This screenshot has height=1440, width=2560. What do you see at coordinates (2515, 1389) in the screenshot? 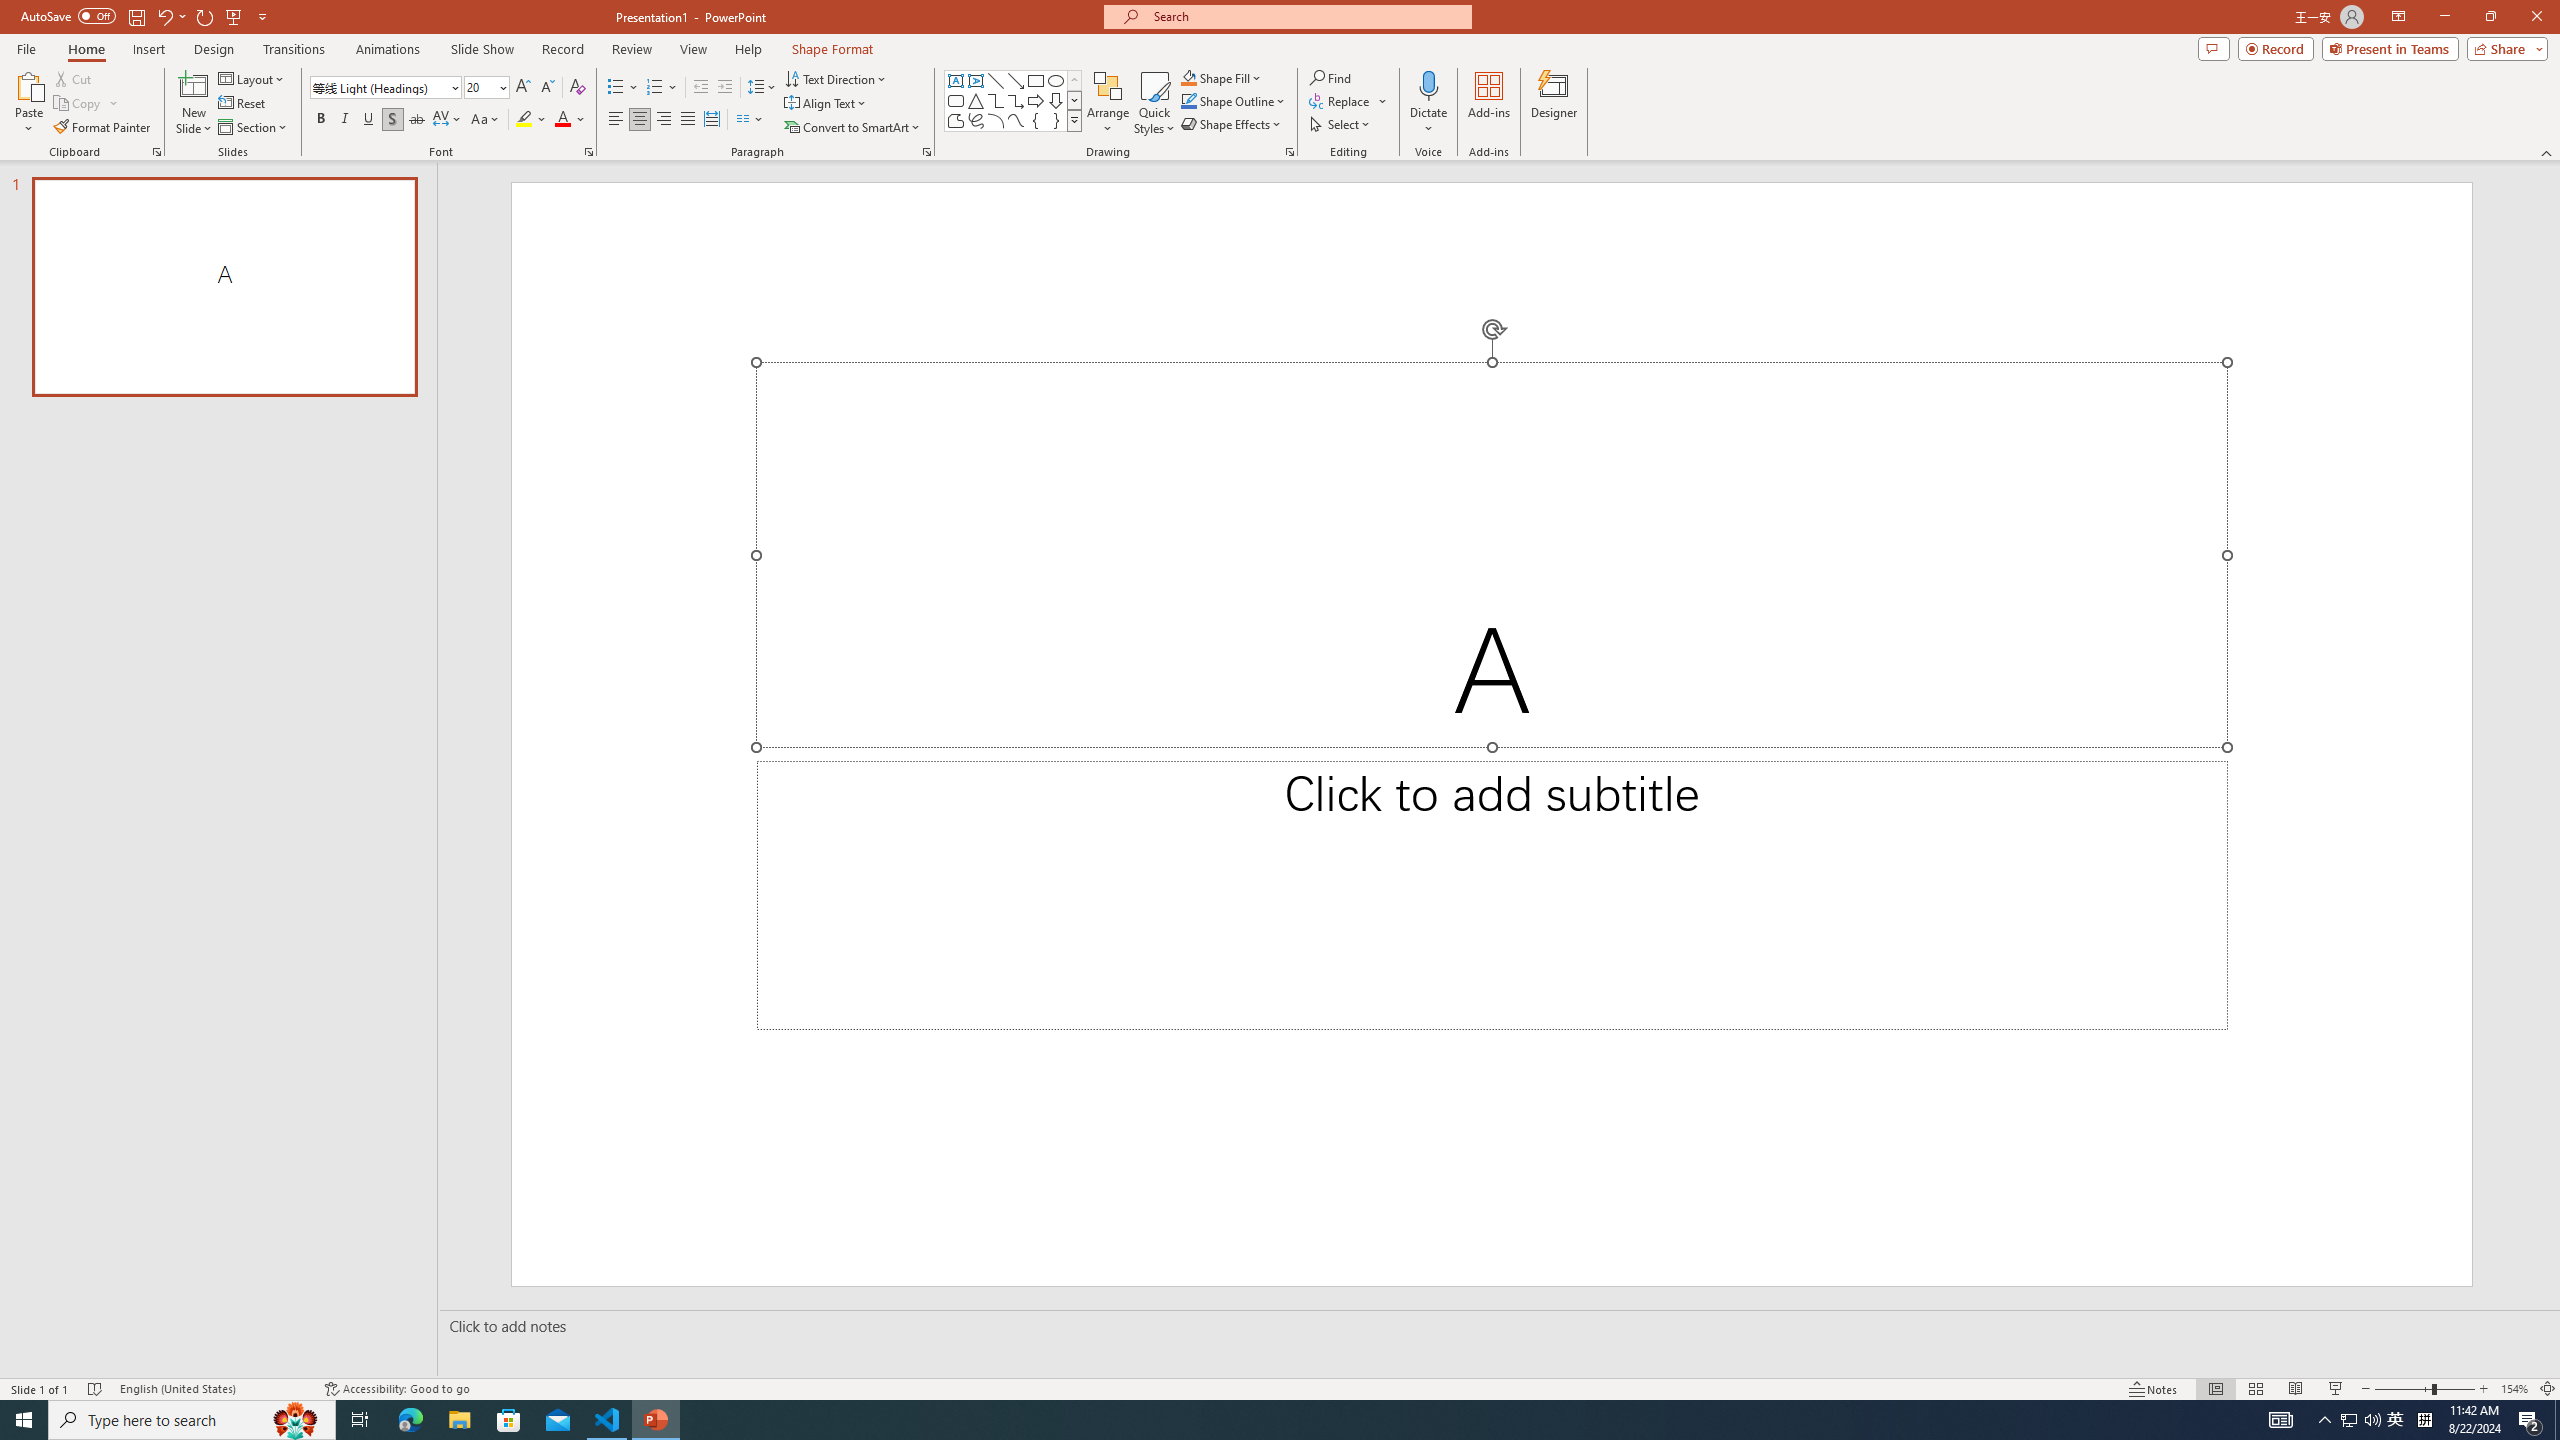
I see `'Zoom 154%'` at bounding box center [2515, 1389].